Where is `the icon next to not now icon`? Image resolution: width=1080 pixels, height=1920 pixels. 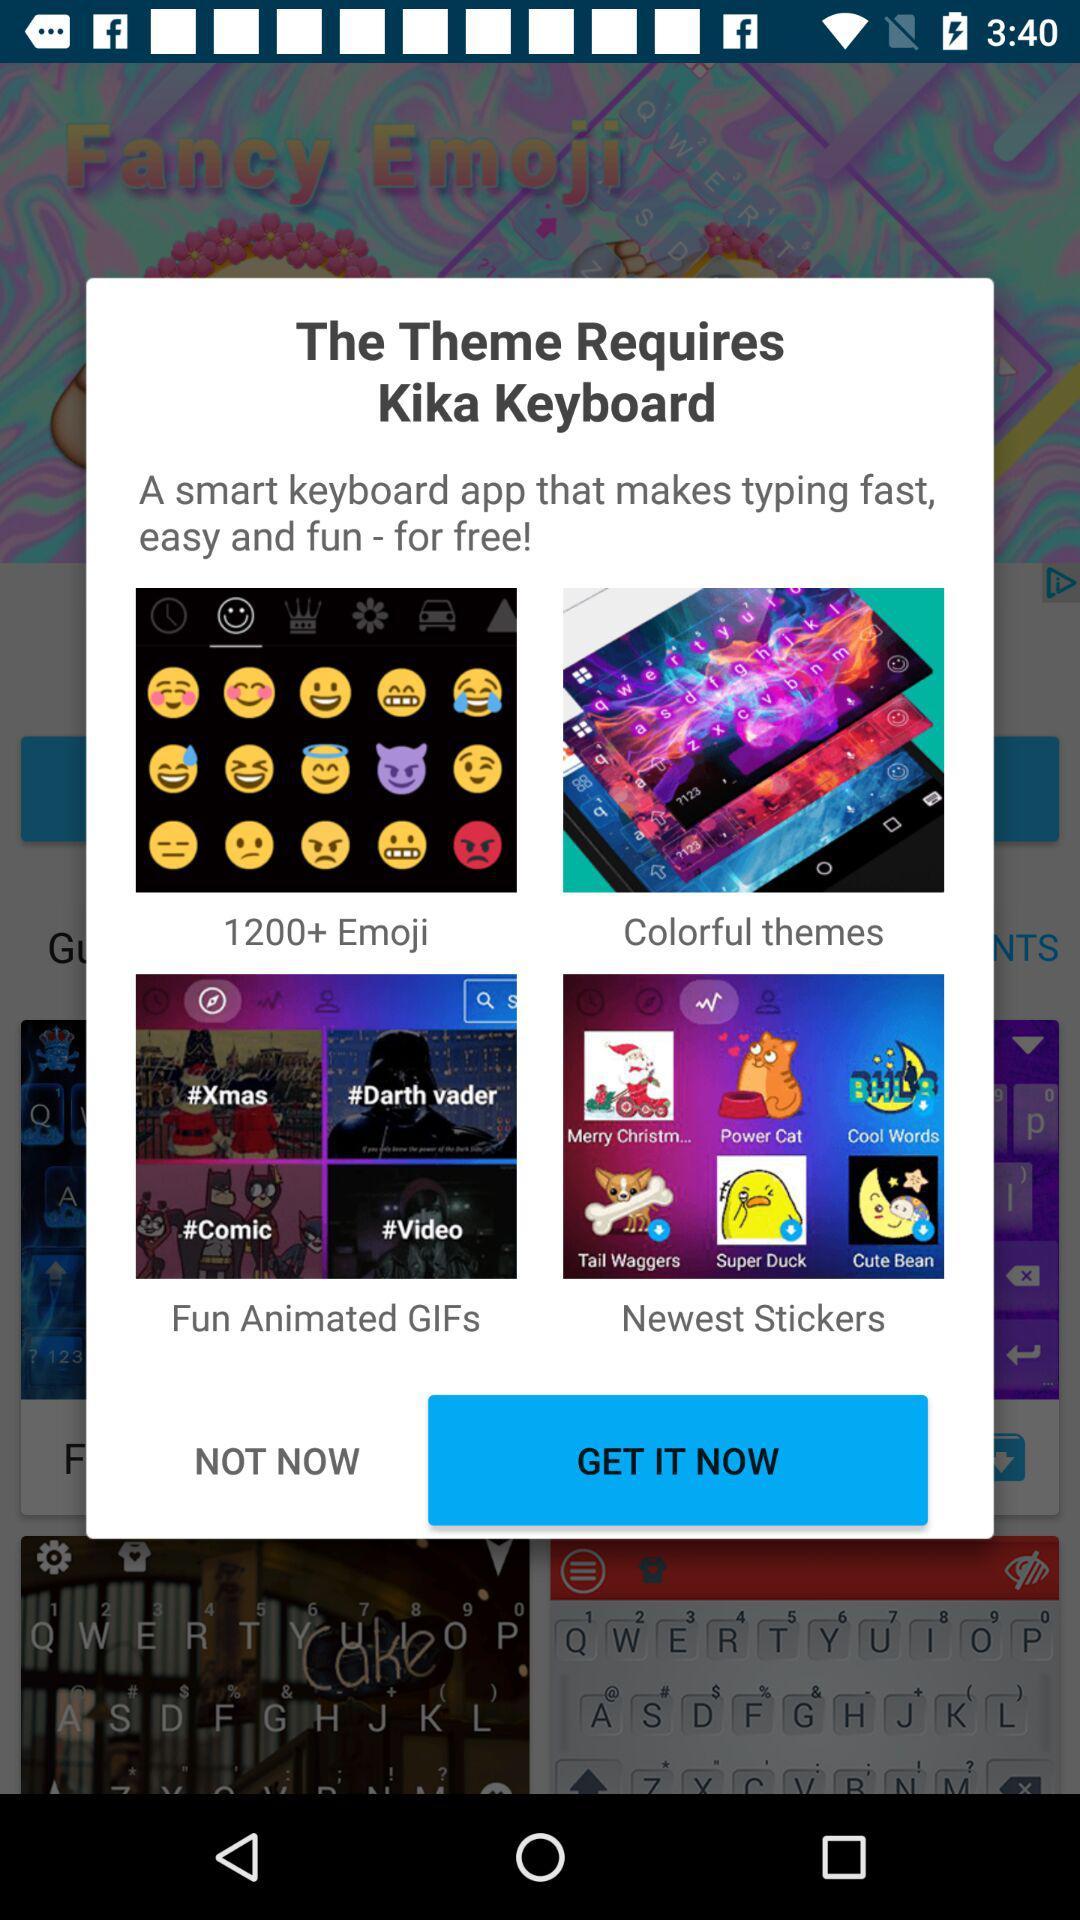 the icon next to not now icon is located at coordinates (677, 1460).